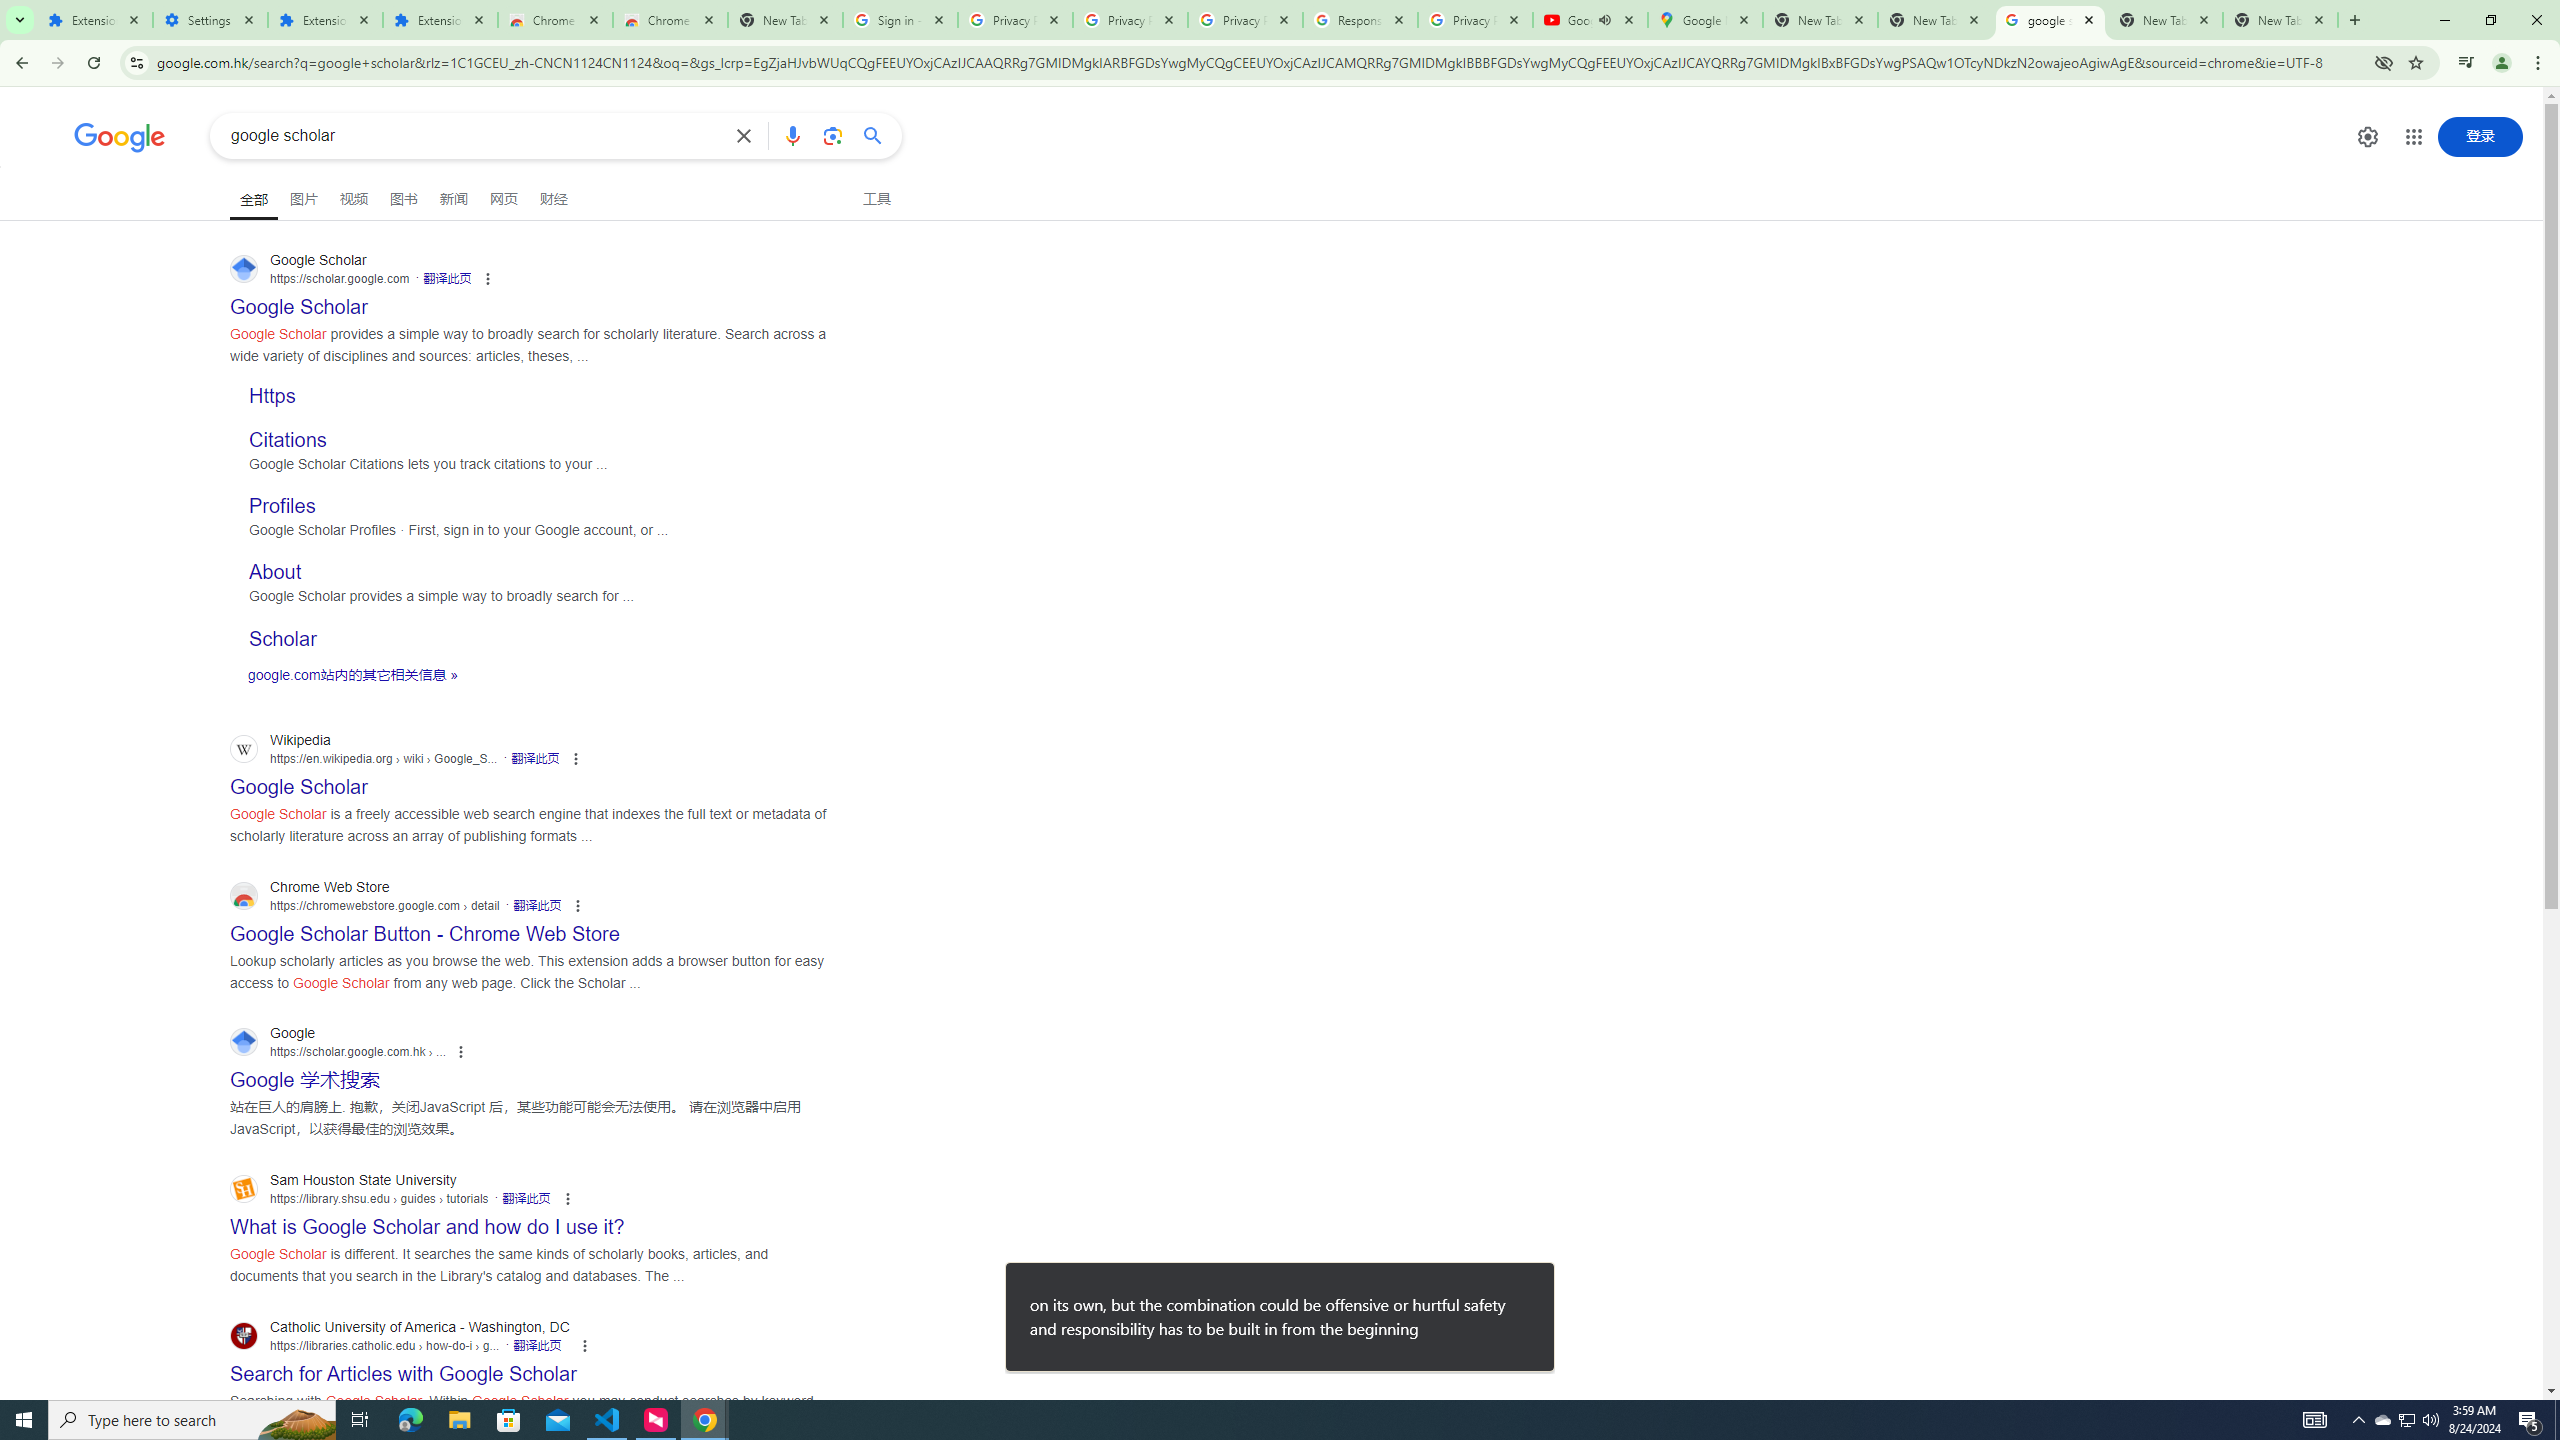  I want to click on 'Https', so click(272, 395).